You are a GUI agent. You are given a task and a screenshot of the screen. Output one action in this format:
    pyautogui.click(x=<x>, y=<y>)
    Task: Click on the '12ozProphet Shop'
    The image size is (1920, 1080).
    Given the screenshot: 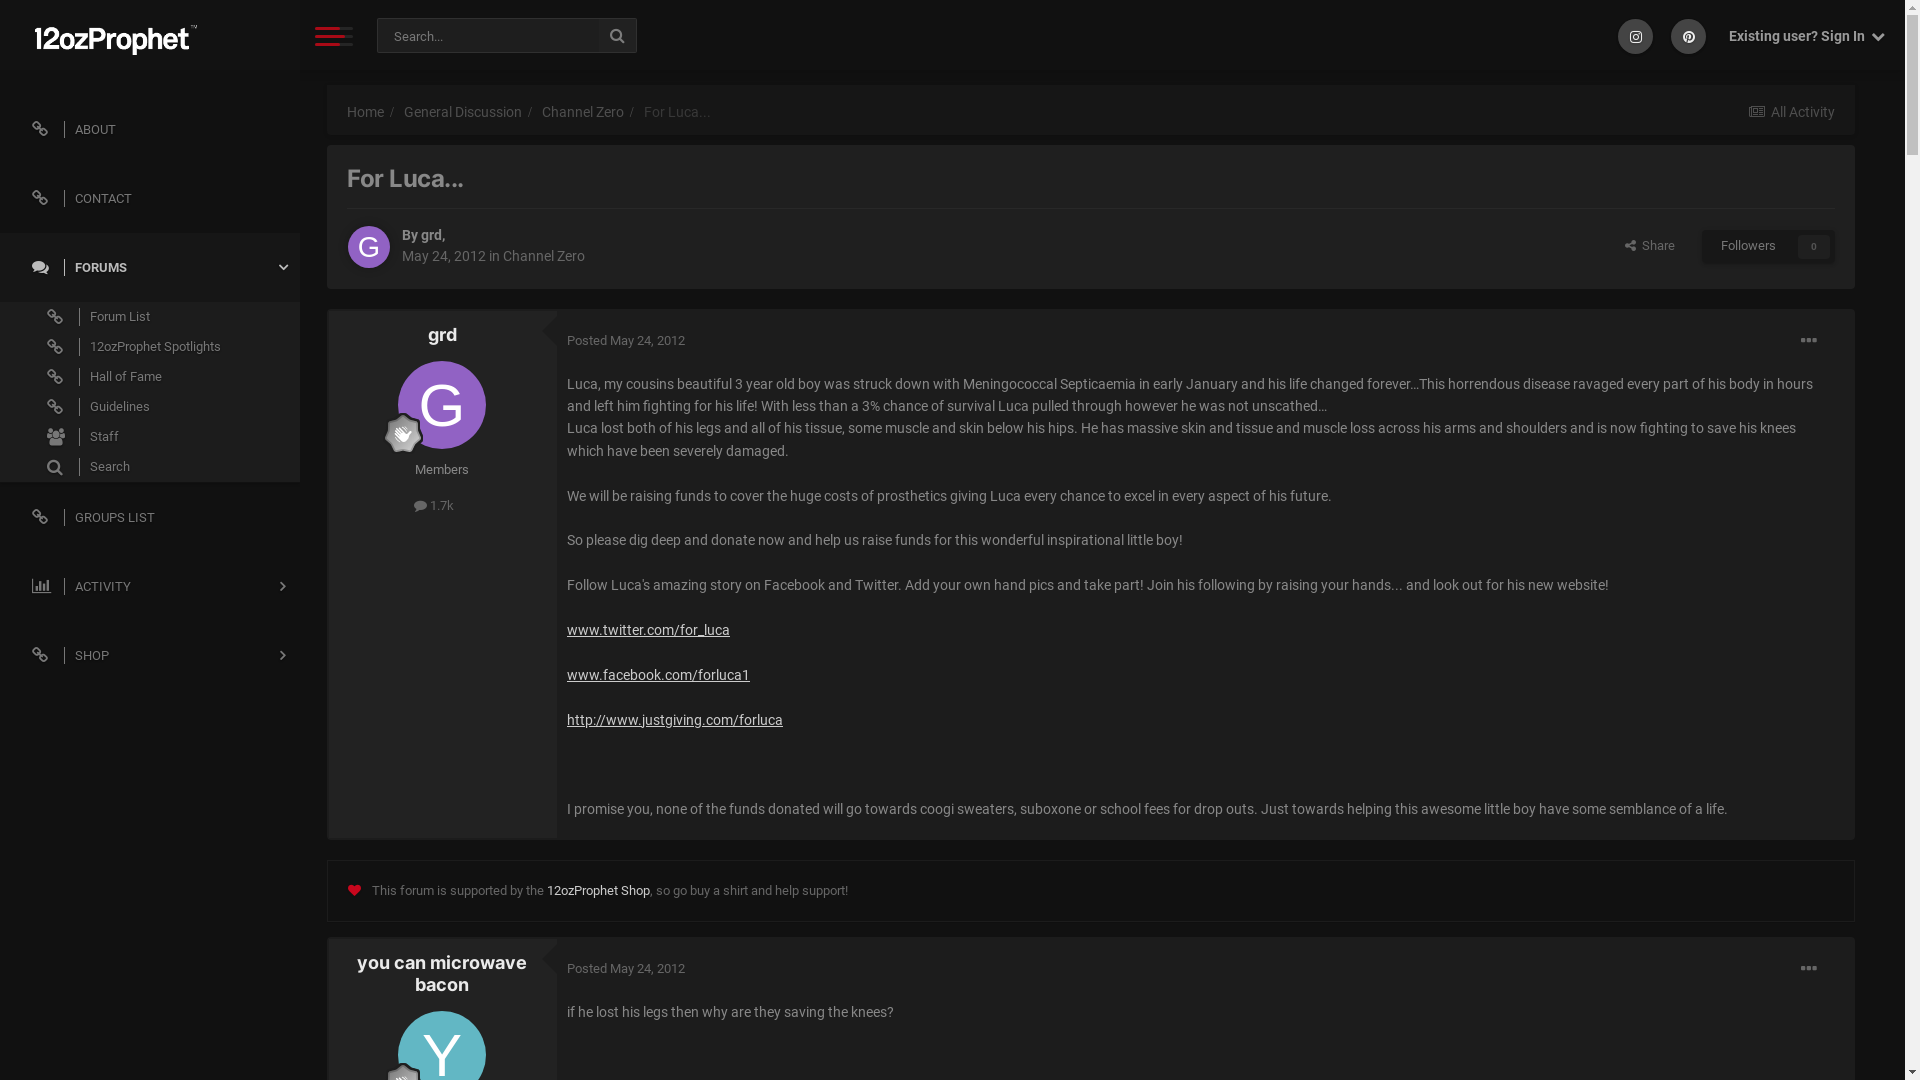 What is the action you would take?
    pyautogui.click(x=597, y=889)
    